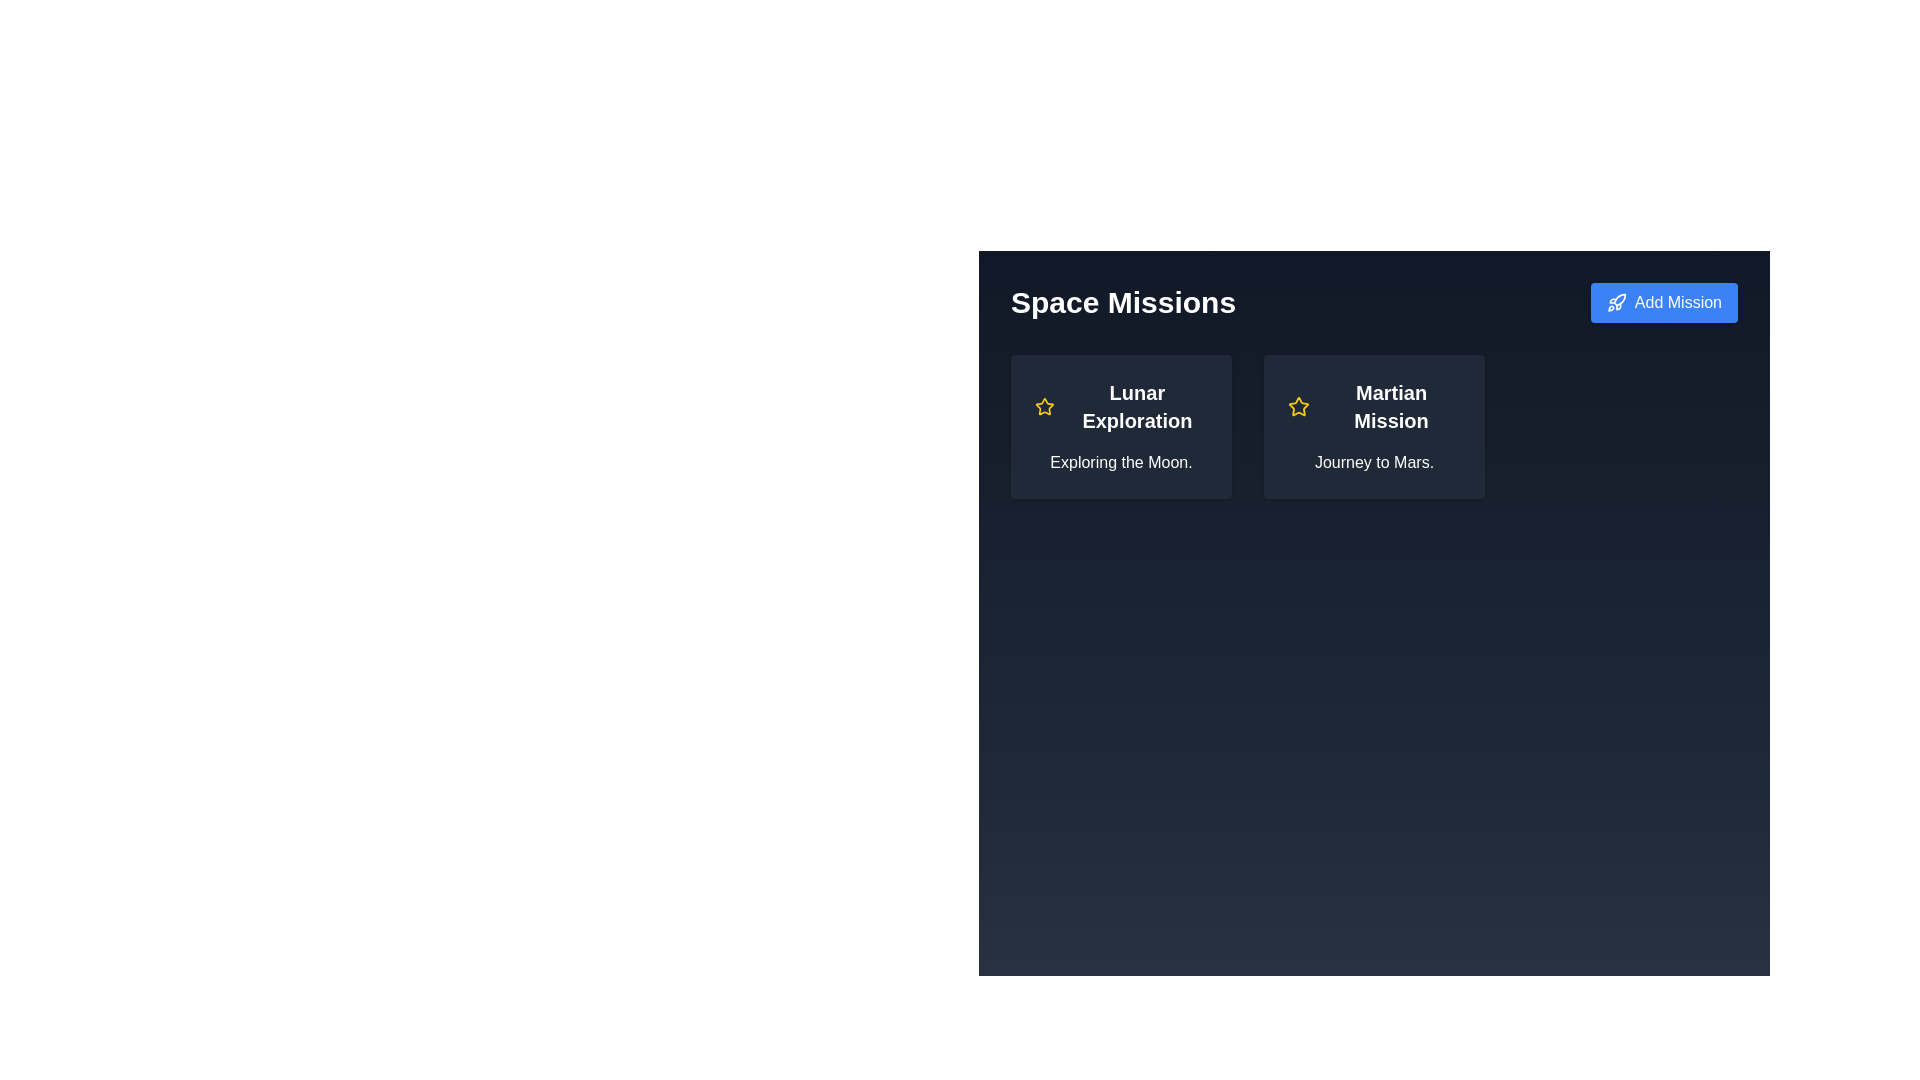 The image size is (1920, 1080). What do you see at coordinates (1390, 406) in the screenshot?
I see `the text label 'Martian Mission' styled with a bold font and larger size, located in the right card below a star icon` at bounding box center [1390, 406].